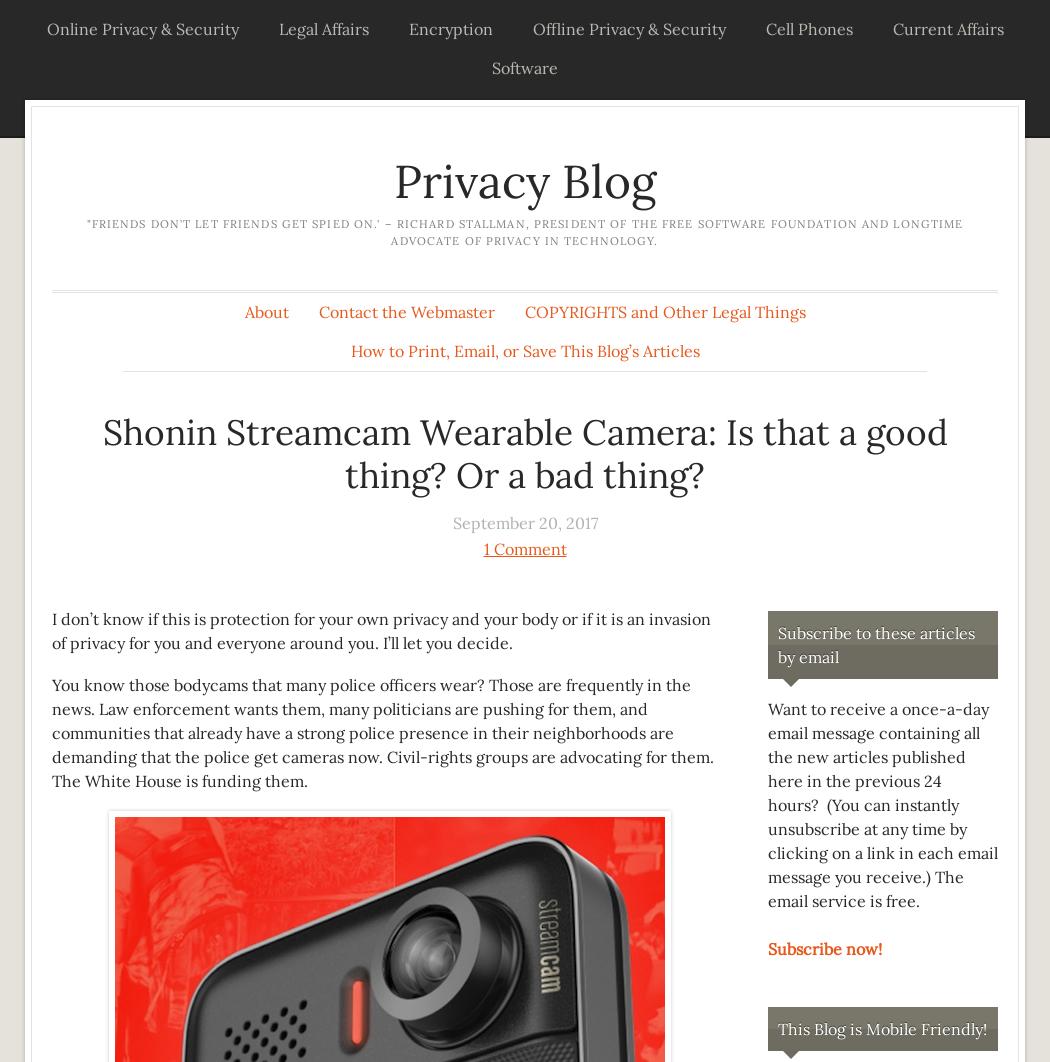  Describe the element at coordinates (765, 28) in the screenshot. I see `'Cell Phones'` at that location.